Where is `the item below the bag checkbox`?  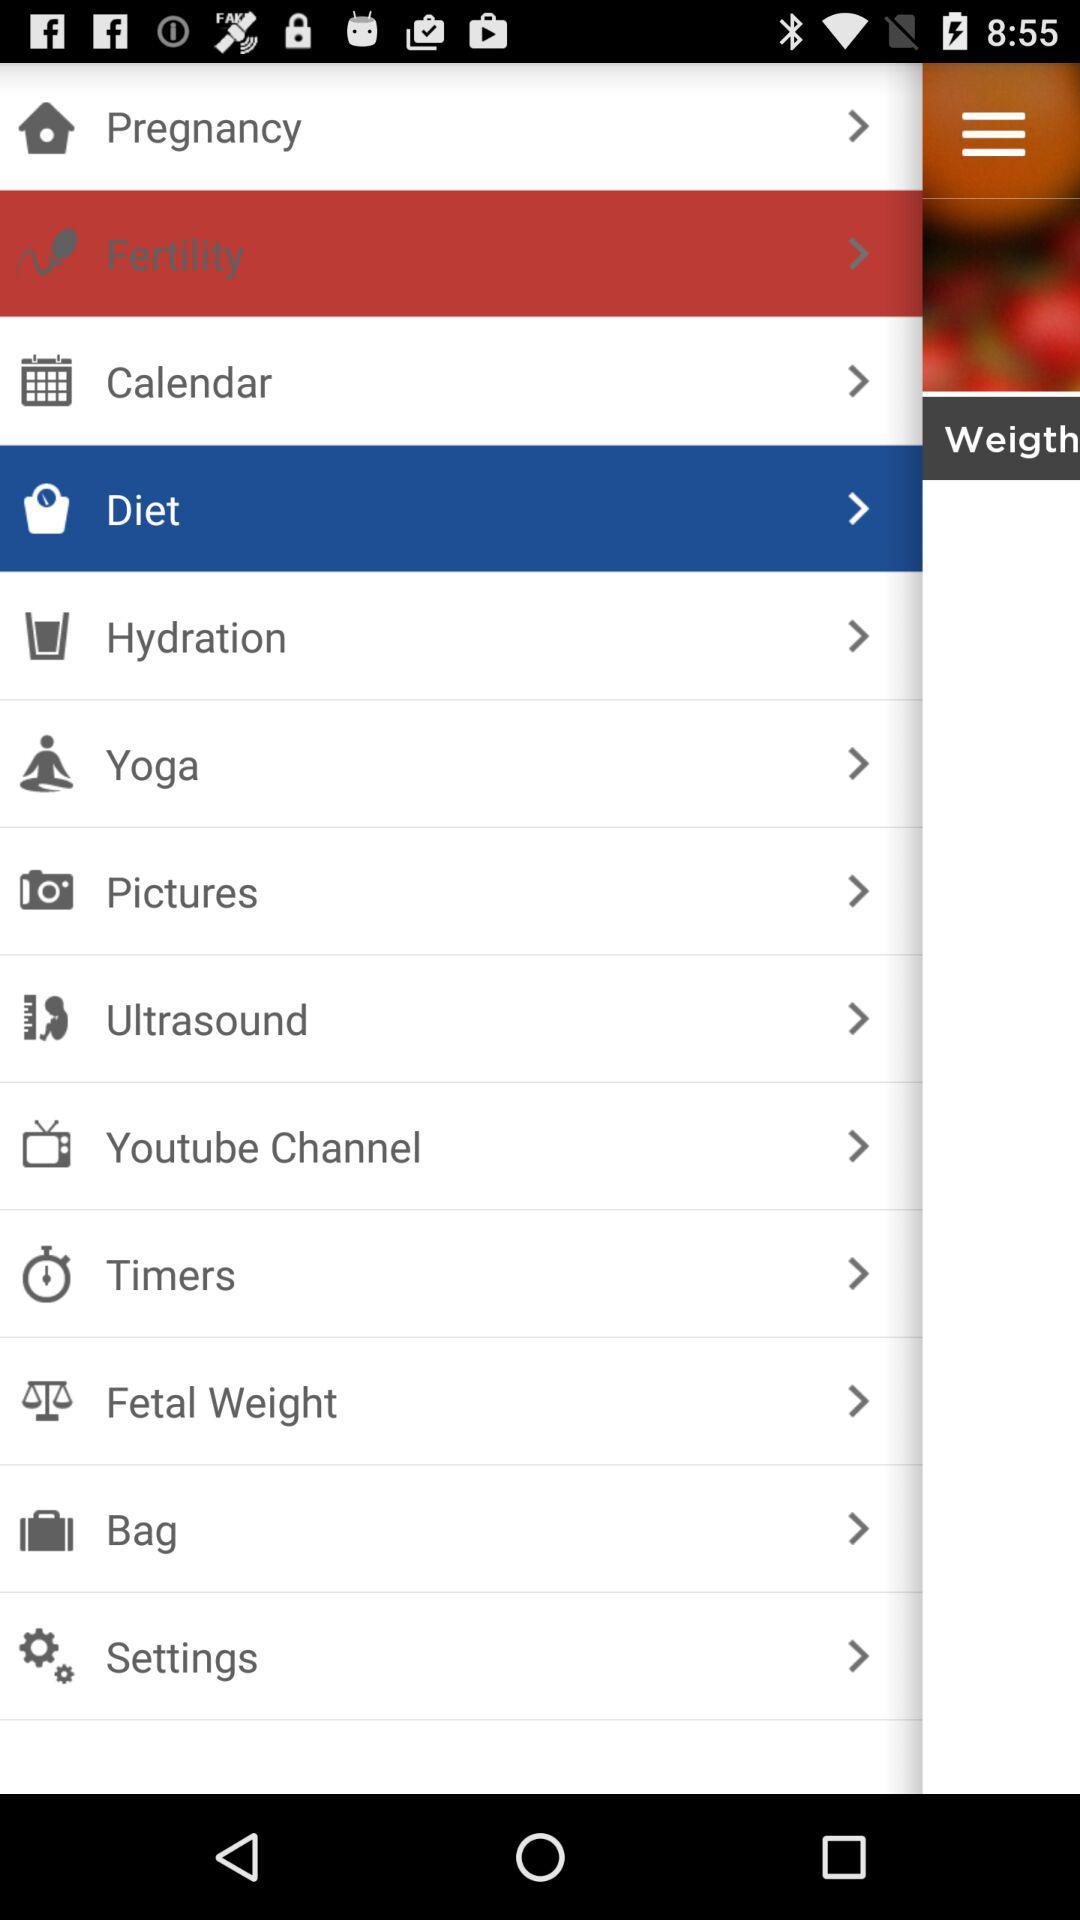 the item below the bag checkbox is located at coordinates (457, 1656).